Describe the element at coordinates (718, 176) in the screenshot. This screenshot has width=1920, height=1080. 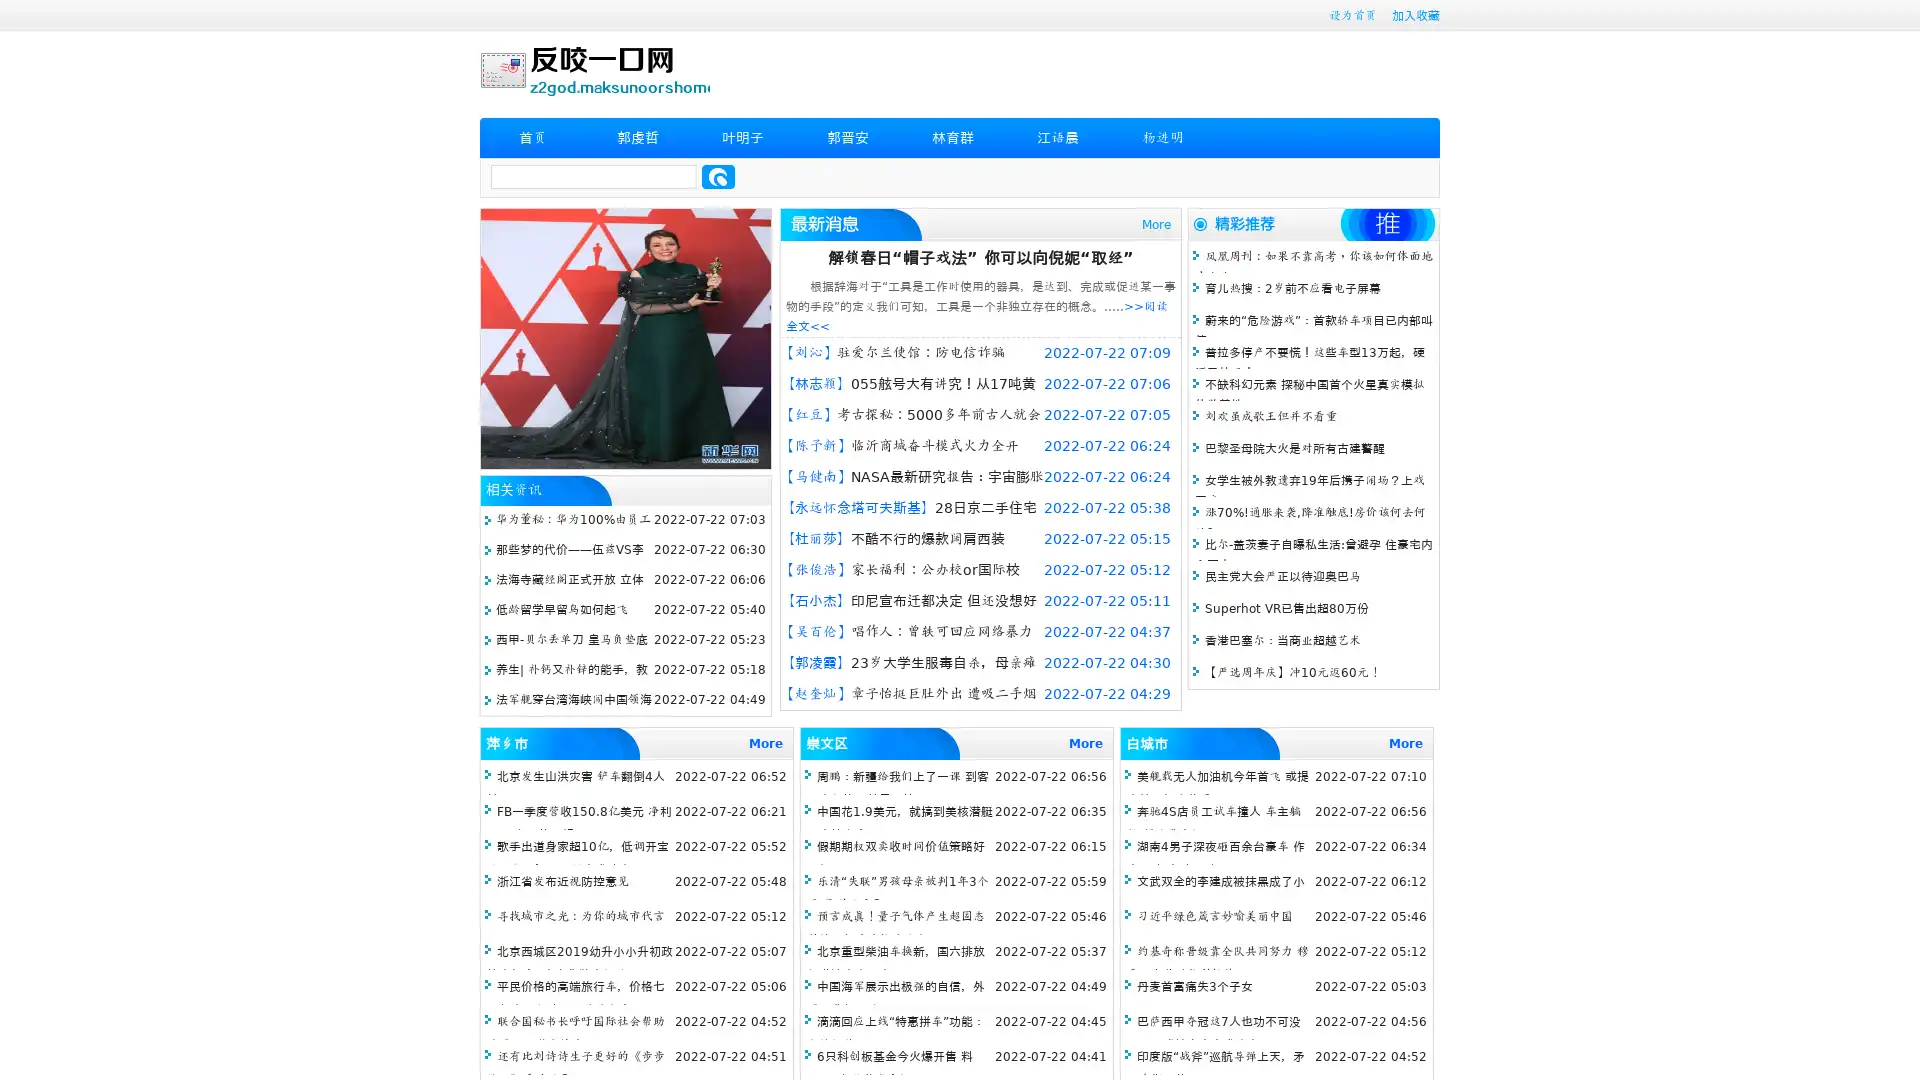
I see `Search` at that location.